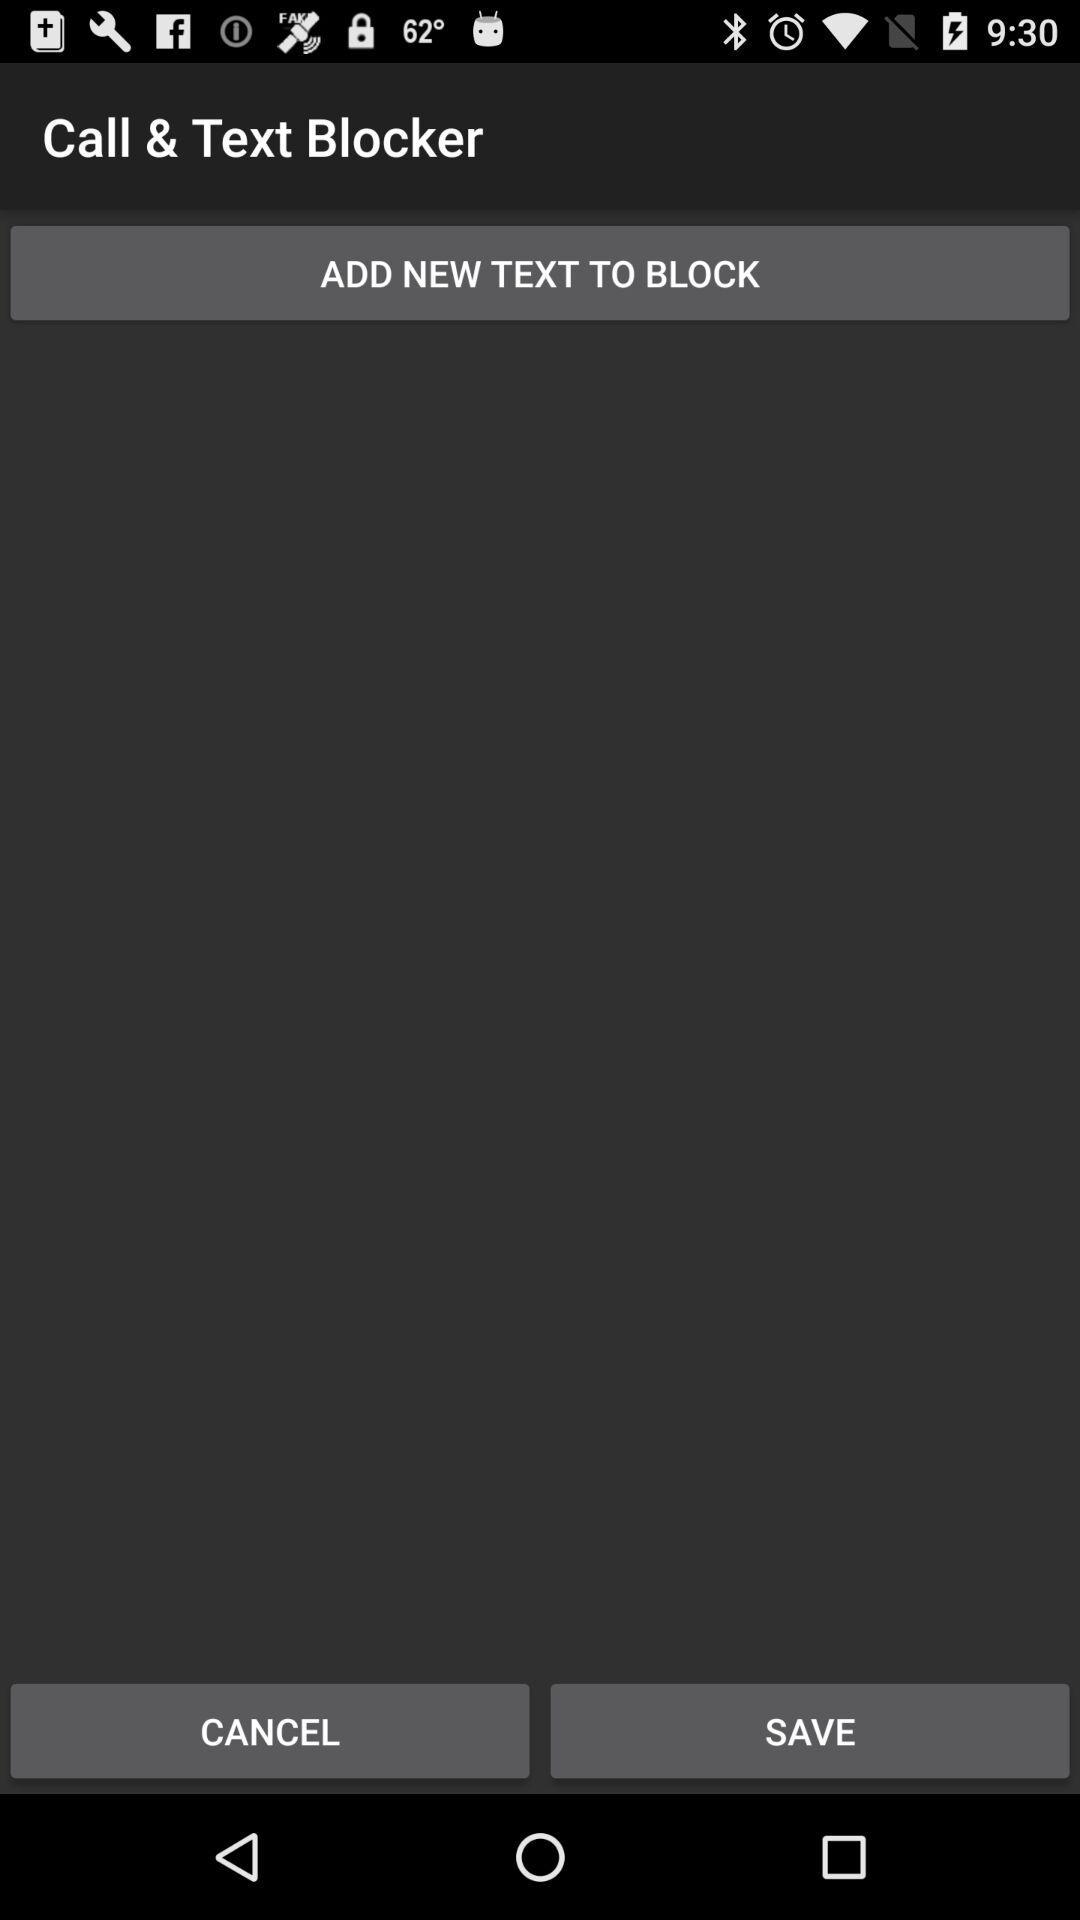 This screenshot has width=1080, height=1920. I want to click on the cancel item, so click(270, 1730).